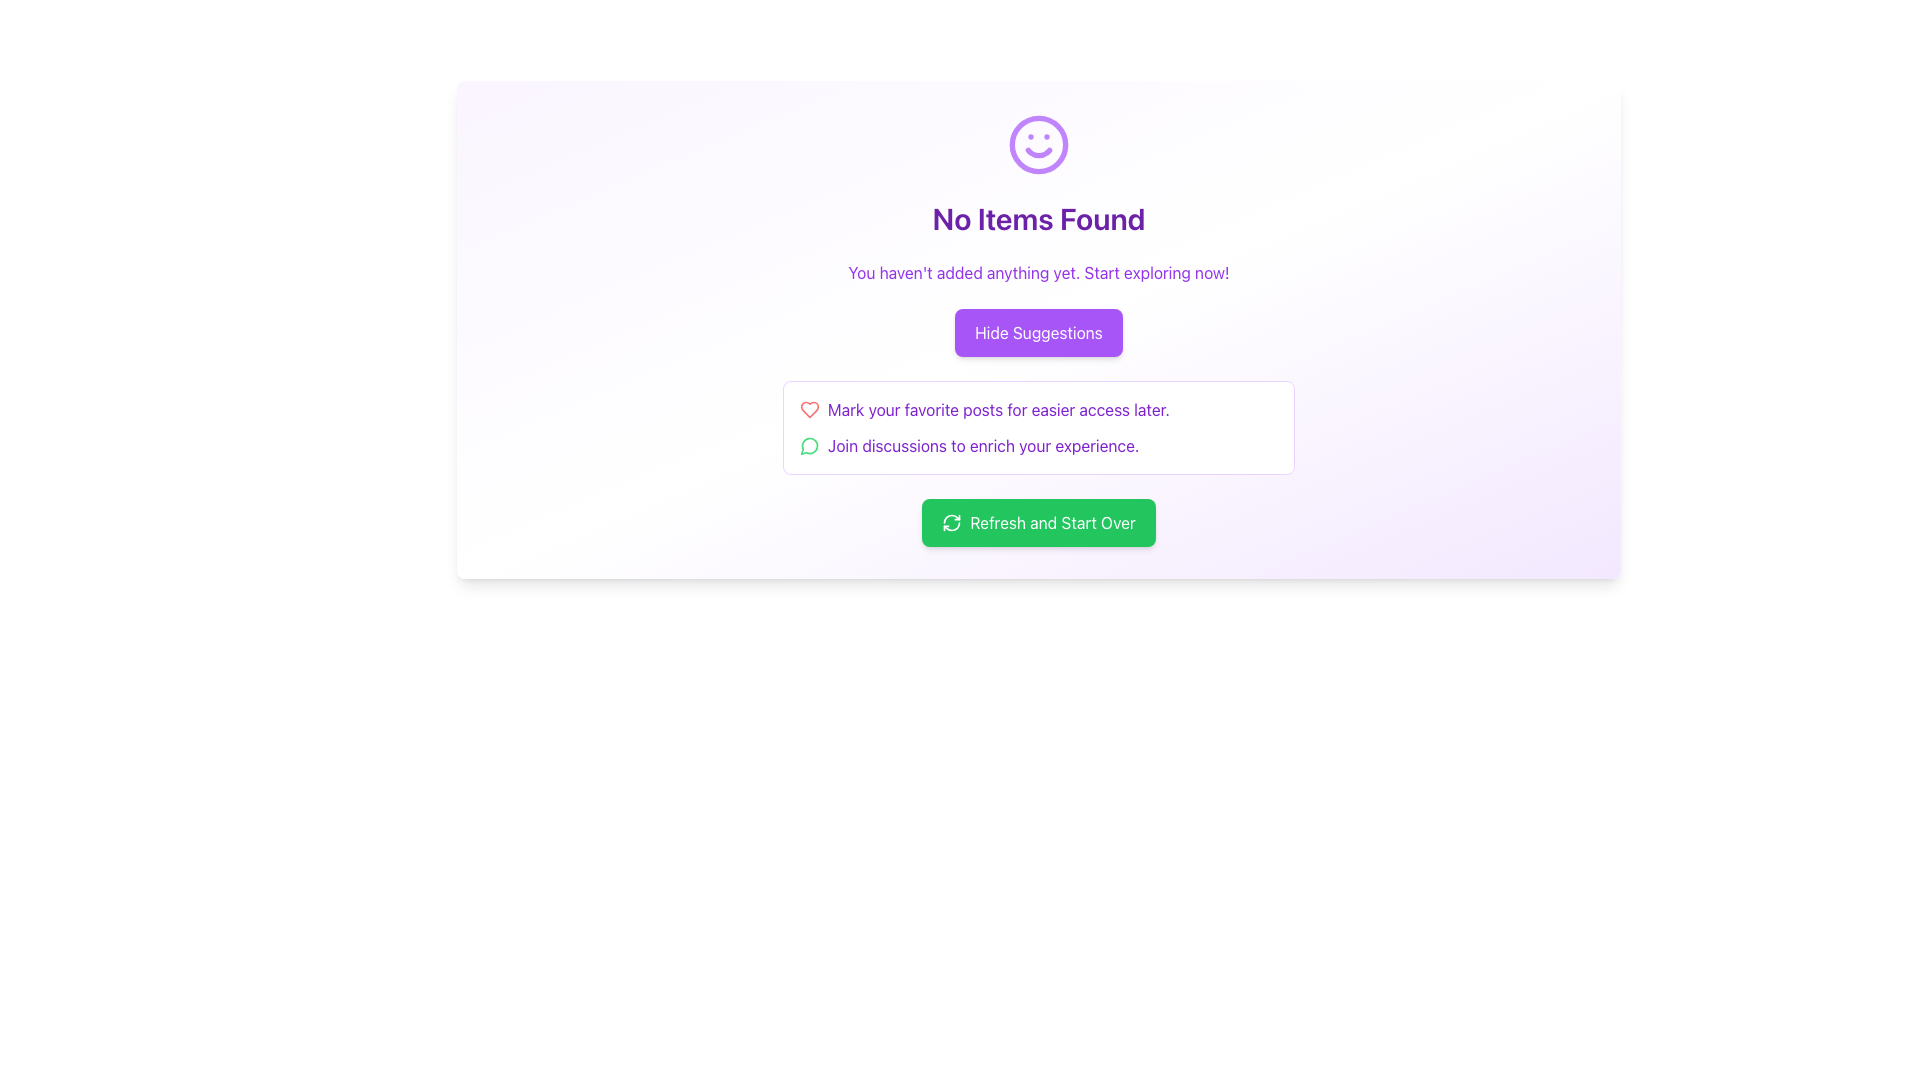 The width and height of the screenshot is (1920, 1080). I want to click on the outlined refresh icon within the green button labeled 'Refresh and Start Over', located at the bottom-right corner of the interface, so click(951, 522).